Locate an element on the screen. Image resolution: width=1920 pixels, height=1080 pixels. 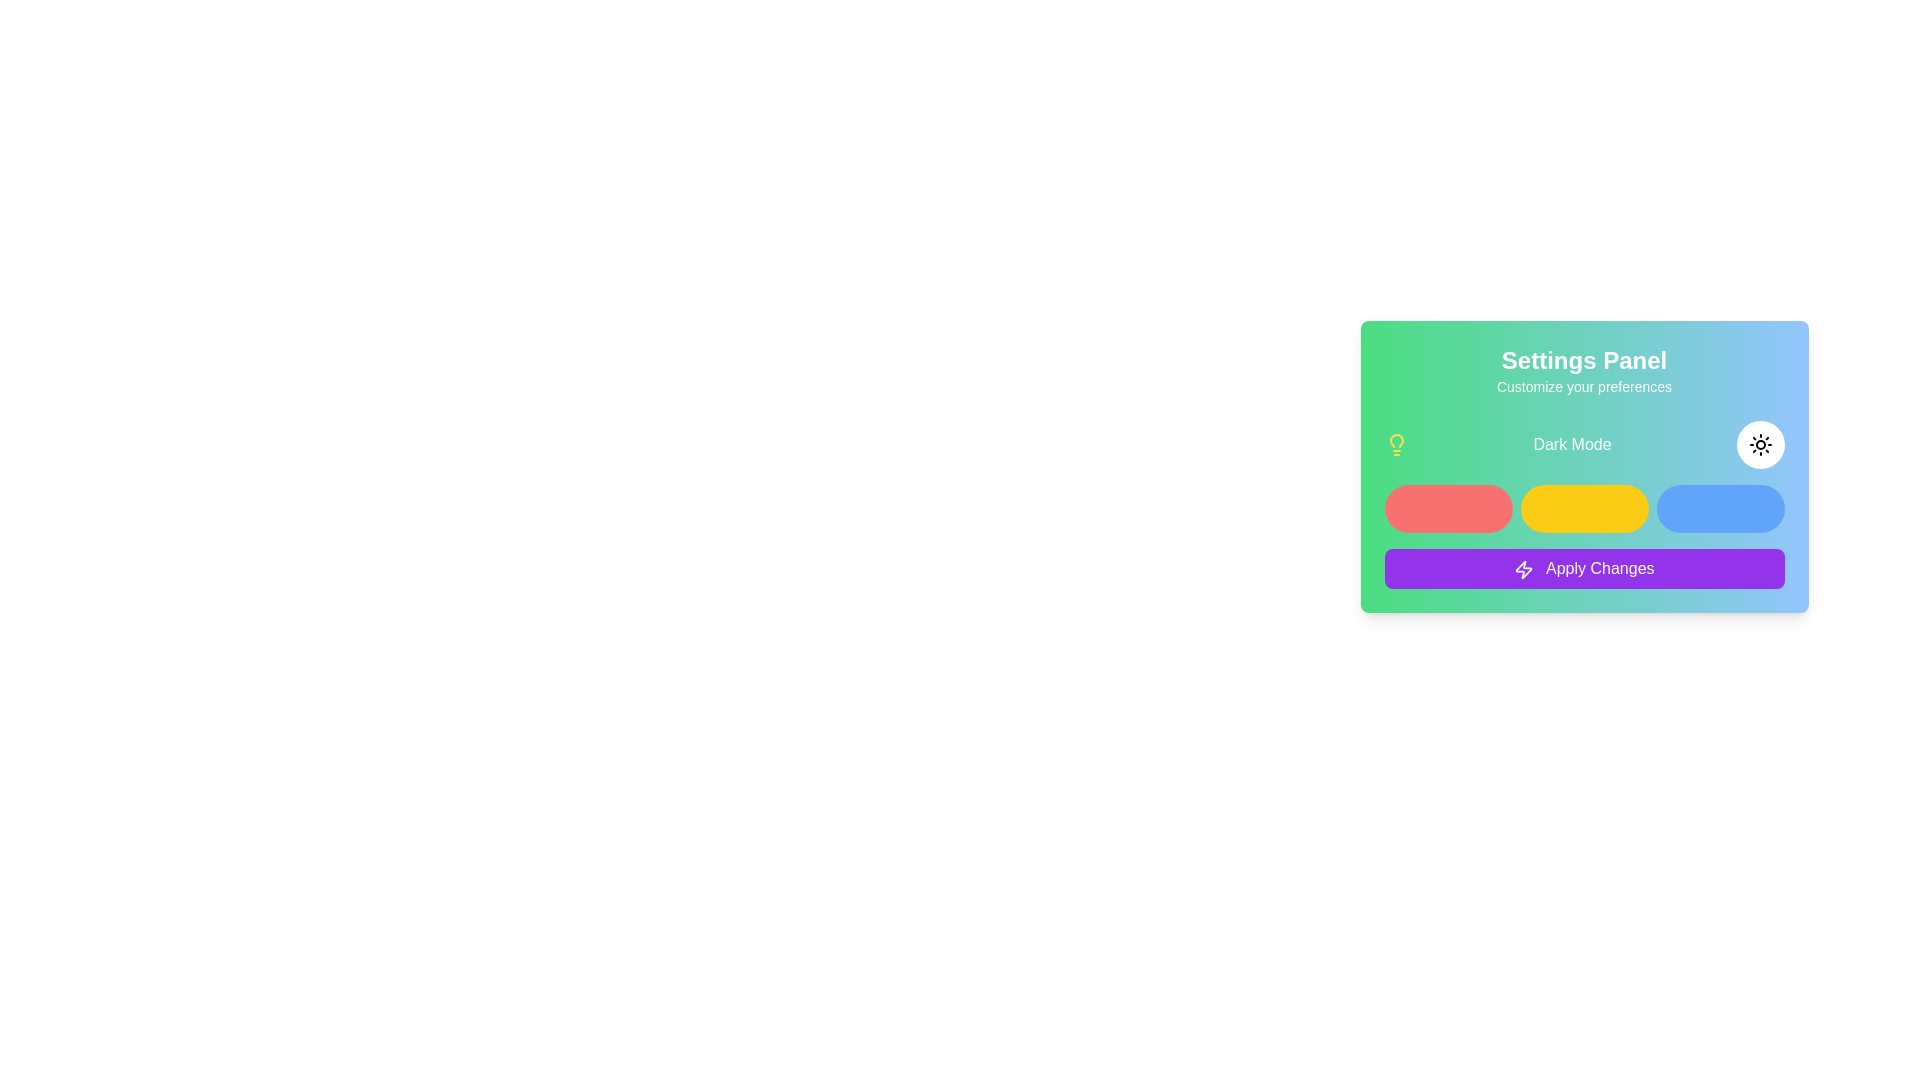
the icon representing the 'Apply Changes' action, which is located centrally at the bottom of the settings panel is located at coordinates (1523, 569).